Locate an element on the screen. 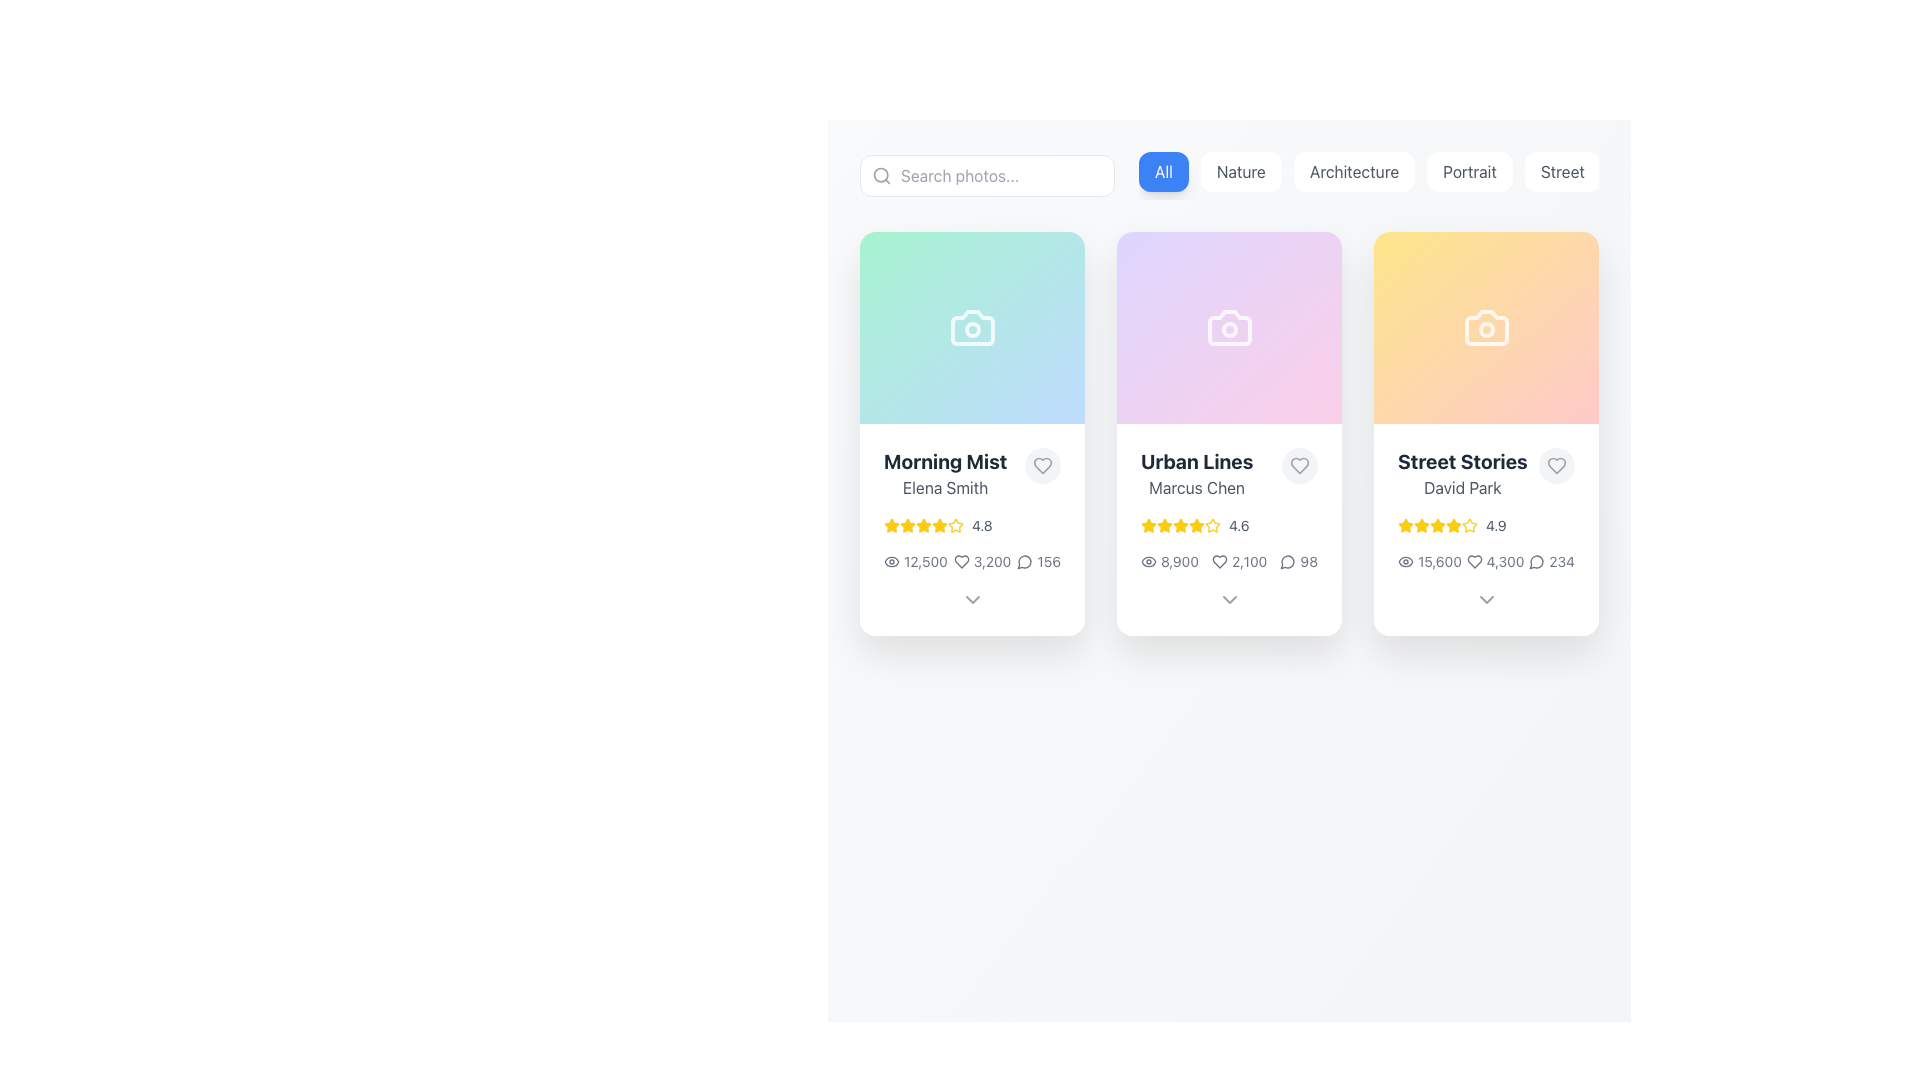 The image size is (1920, 1080). the 5th star-shaped icon (yellow fill) in the 5-star rating system on the 'Street Stories' card, which is the third card from the left is located at coordinates (1454, 524).